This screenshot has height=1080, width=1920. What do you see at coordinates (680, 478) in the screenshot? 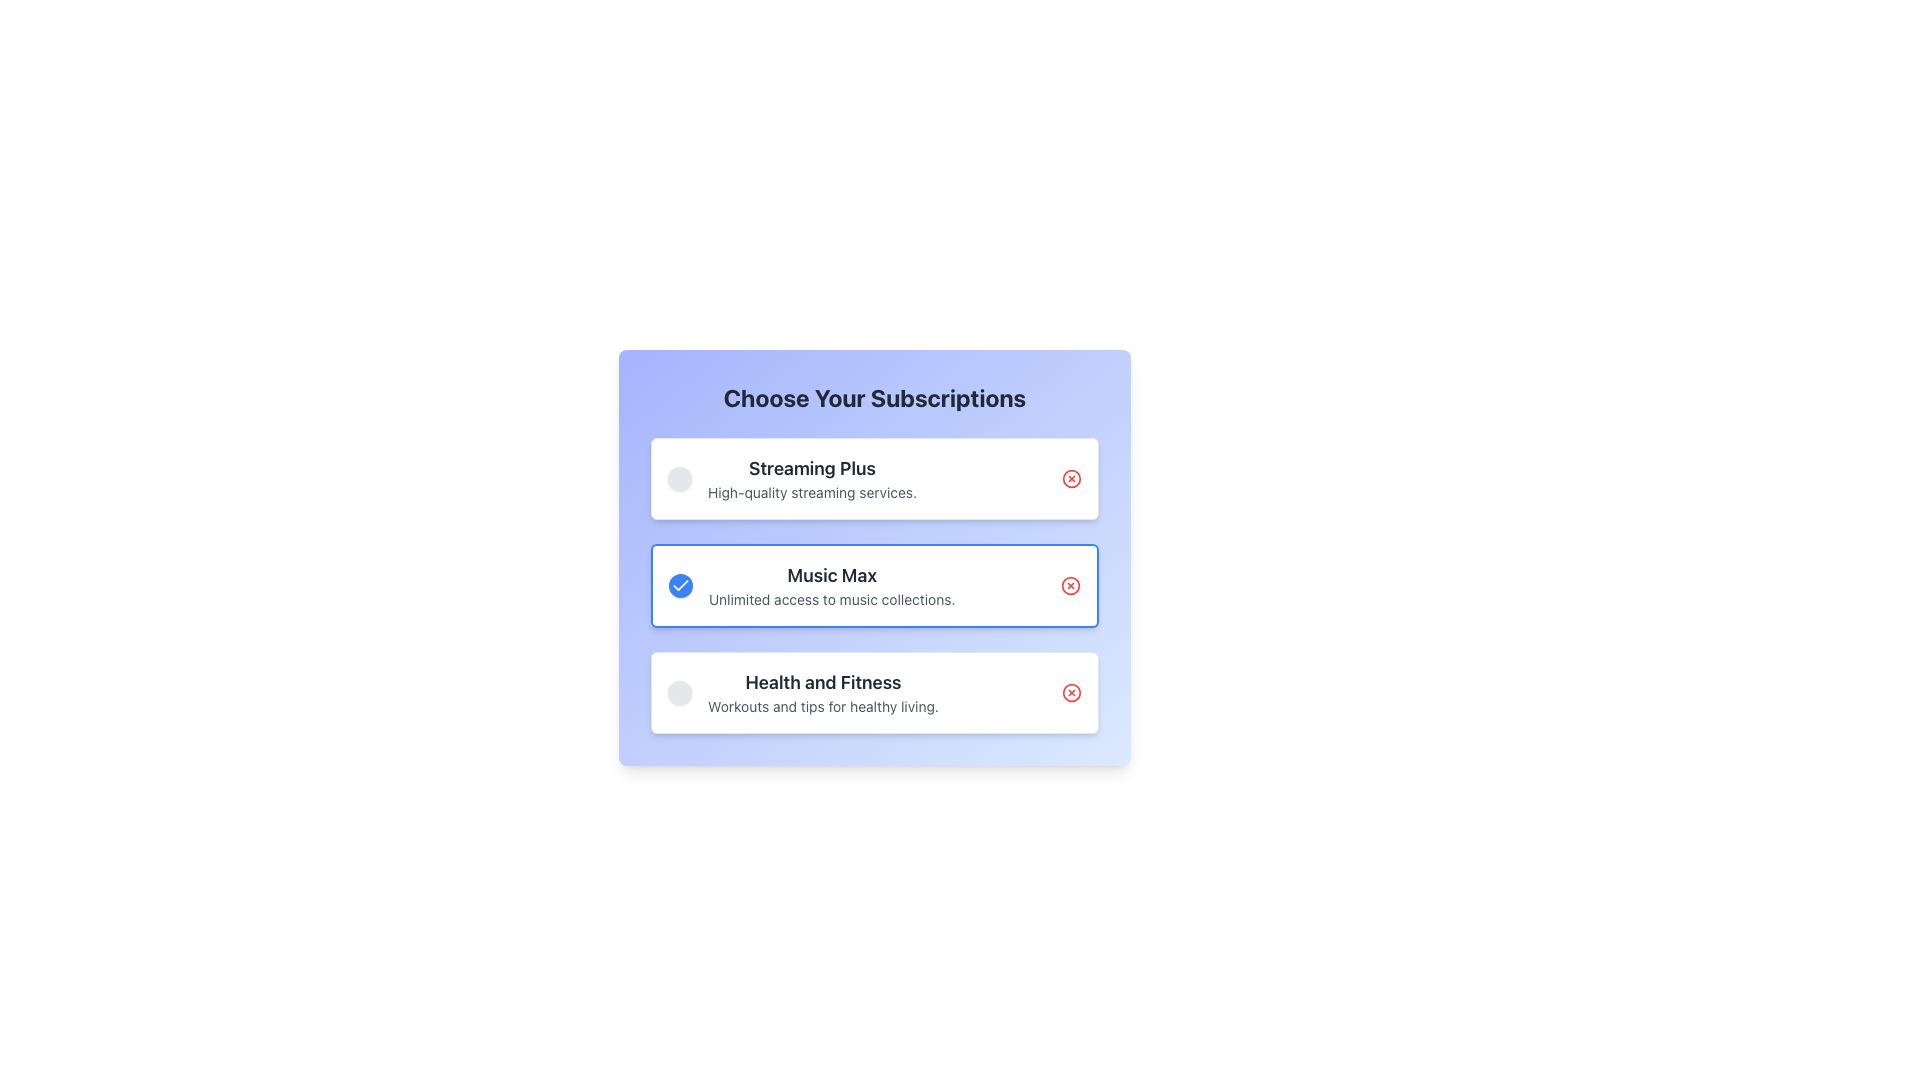
I see `the radio button located on the left side of the 'Streaming Plus' subscription option` at bounding box center [680, 478].